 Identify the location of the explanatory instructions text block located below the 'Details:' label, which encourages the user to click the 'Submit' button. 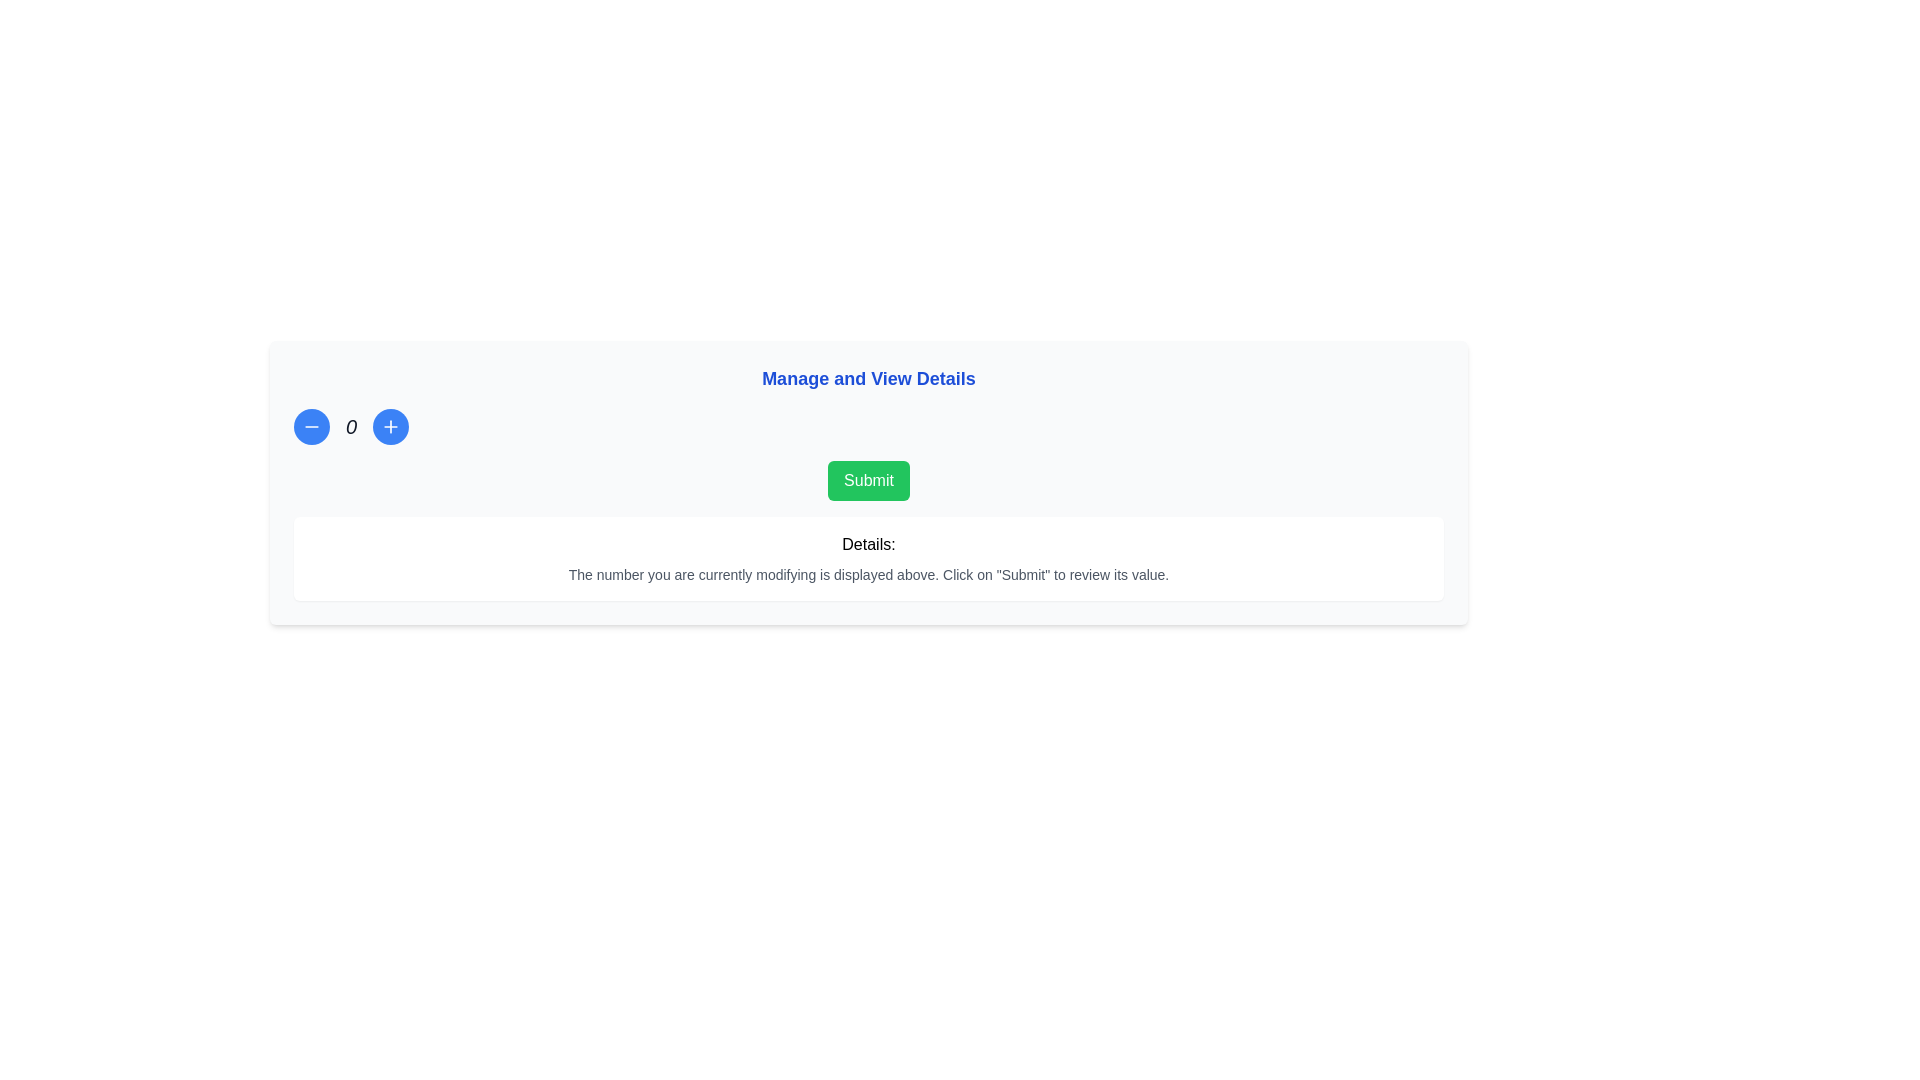
(868, 574).